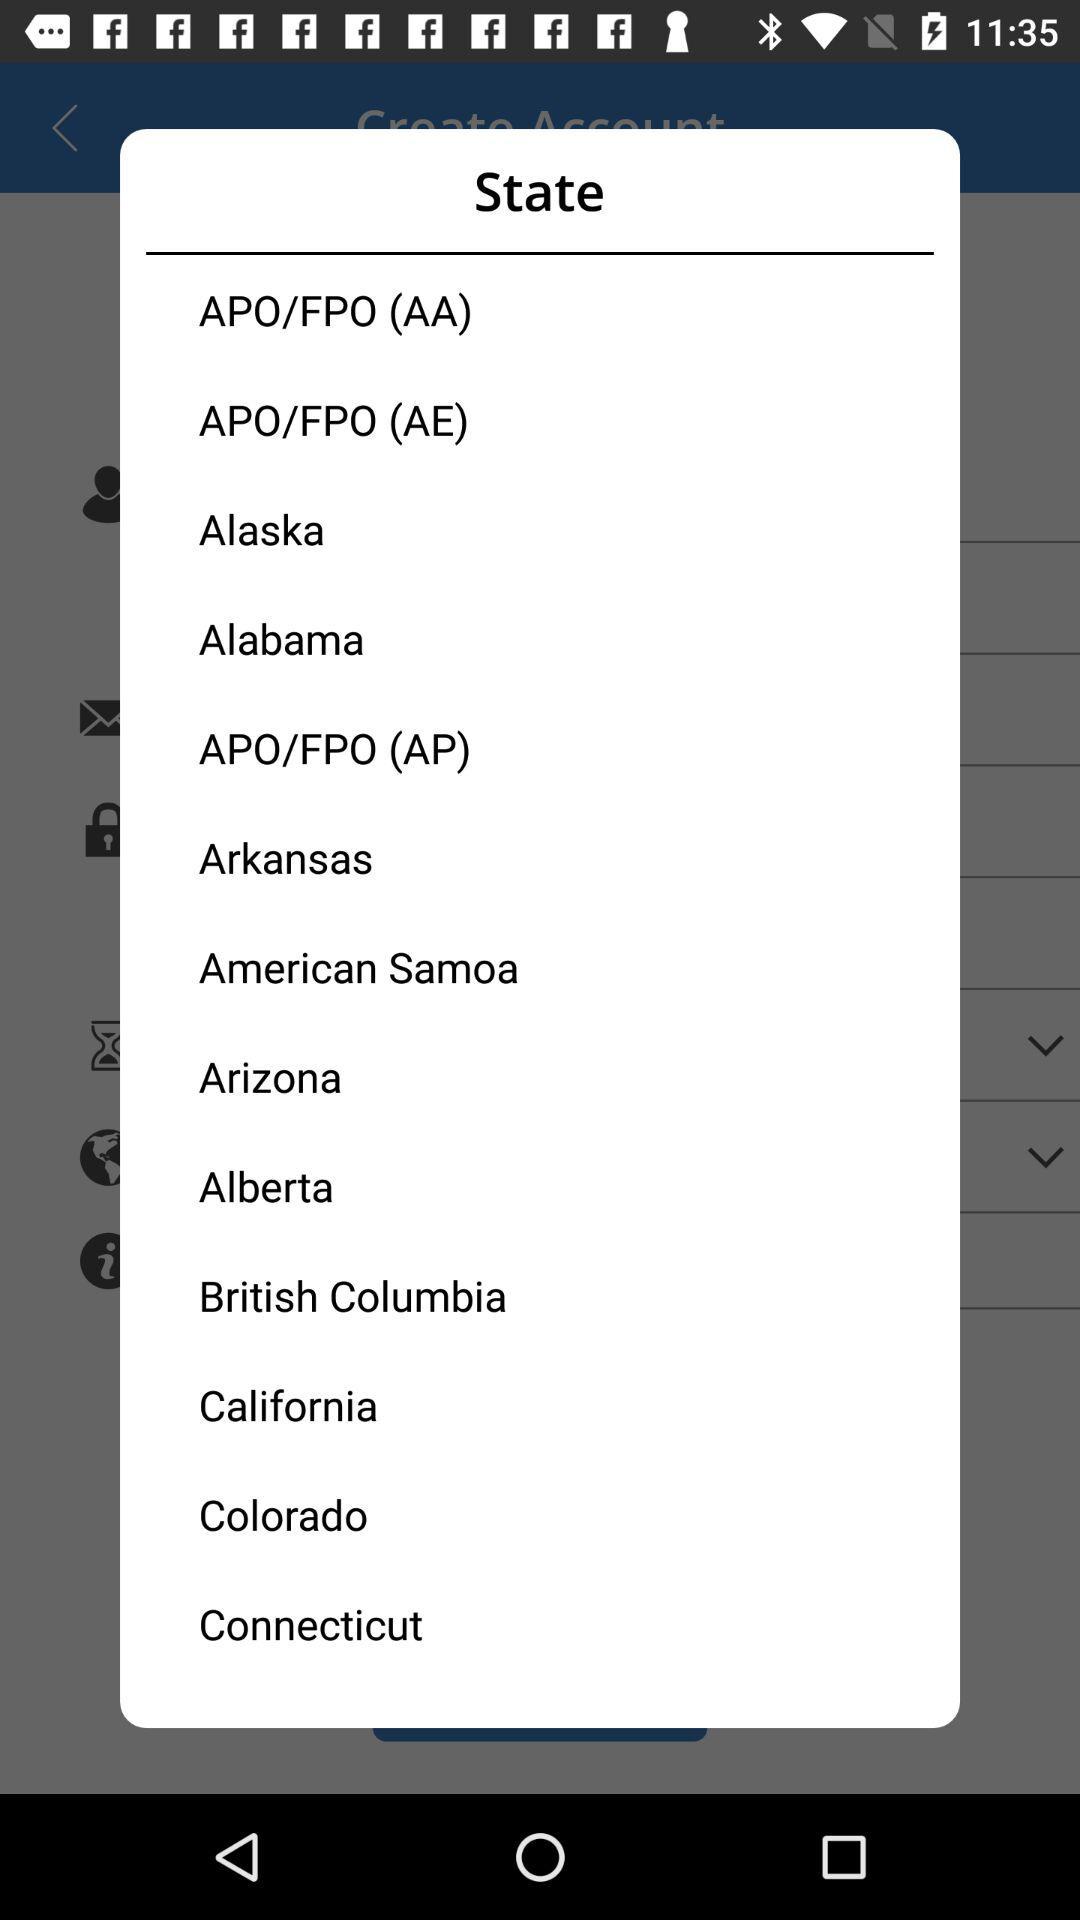 The height and width of the screenshot is (1920, 1080). I want to click on the icon below arizona item, so click(369, 1185).